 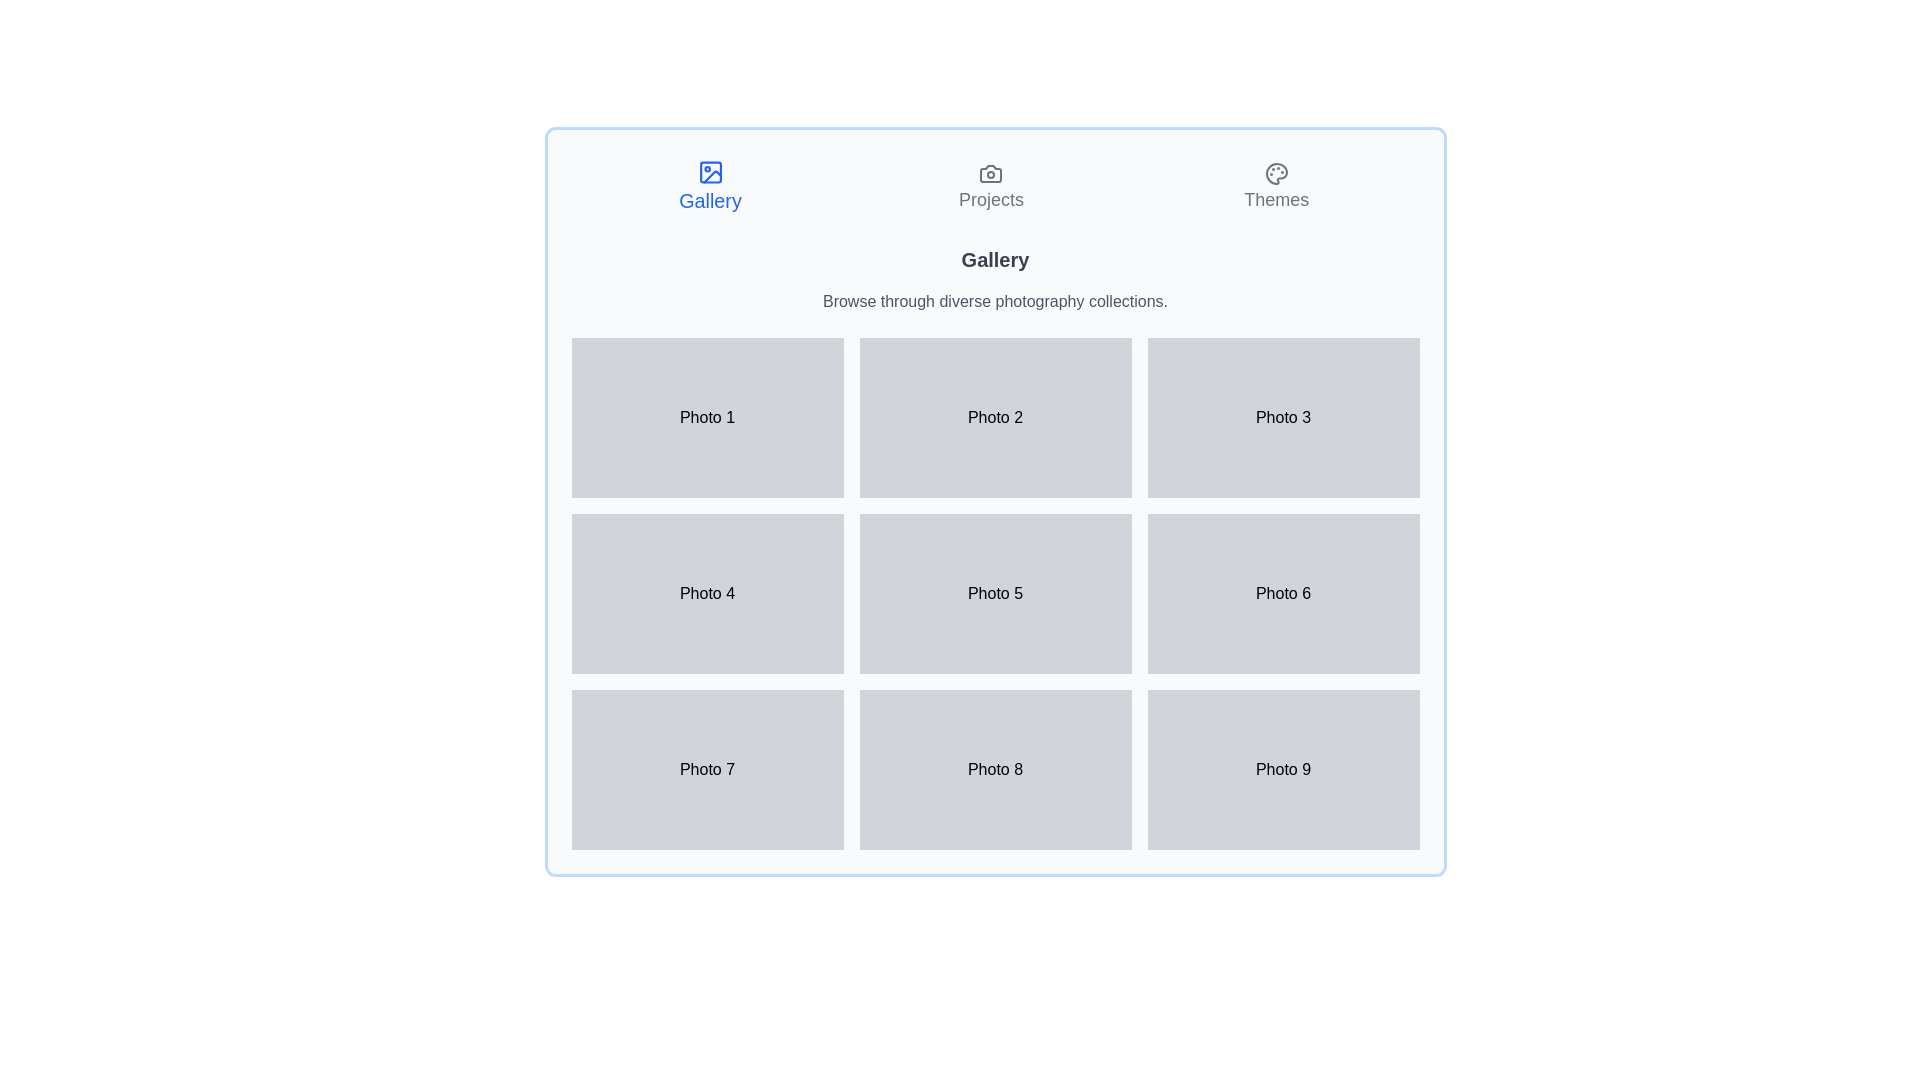 I want to click on the 'Themes' icon located at the top right corner of the interface, so click(x=1275, y=172).